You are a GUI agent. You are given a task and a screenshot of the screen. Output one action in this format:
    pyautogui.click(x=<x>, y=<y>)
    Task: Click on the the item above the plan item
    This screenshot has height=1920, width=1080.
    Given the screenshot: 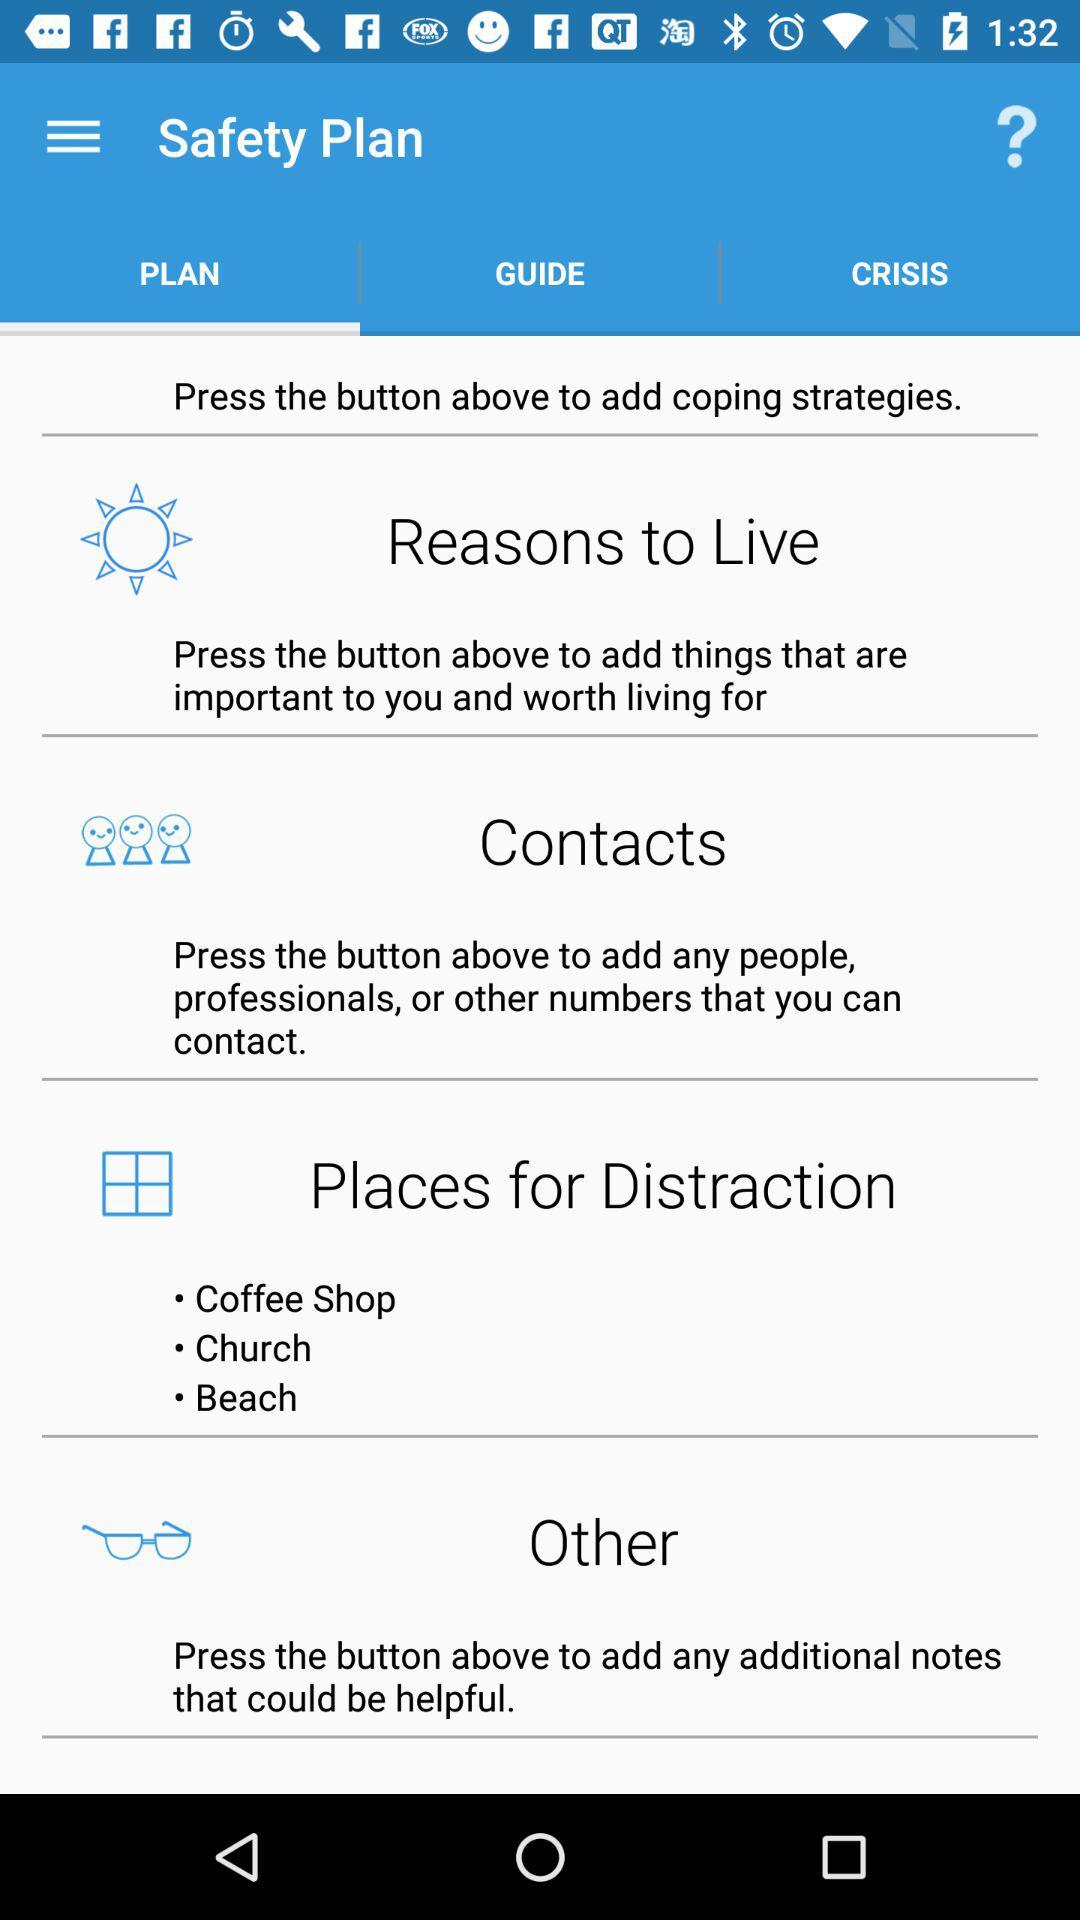 What is the action you would take?
    pyautogui.click(x=72, y=135)
    